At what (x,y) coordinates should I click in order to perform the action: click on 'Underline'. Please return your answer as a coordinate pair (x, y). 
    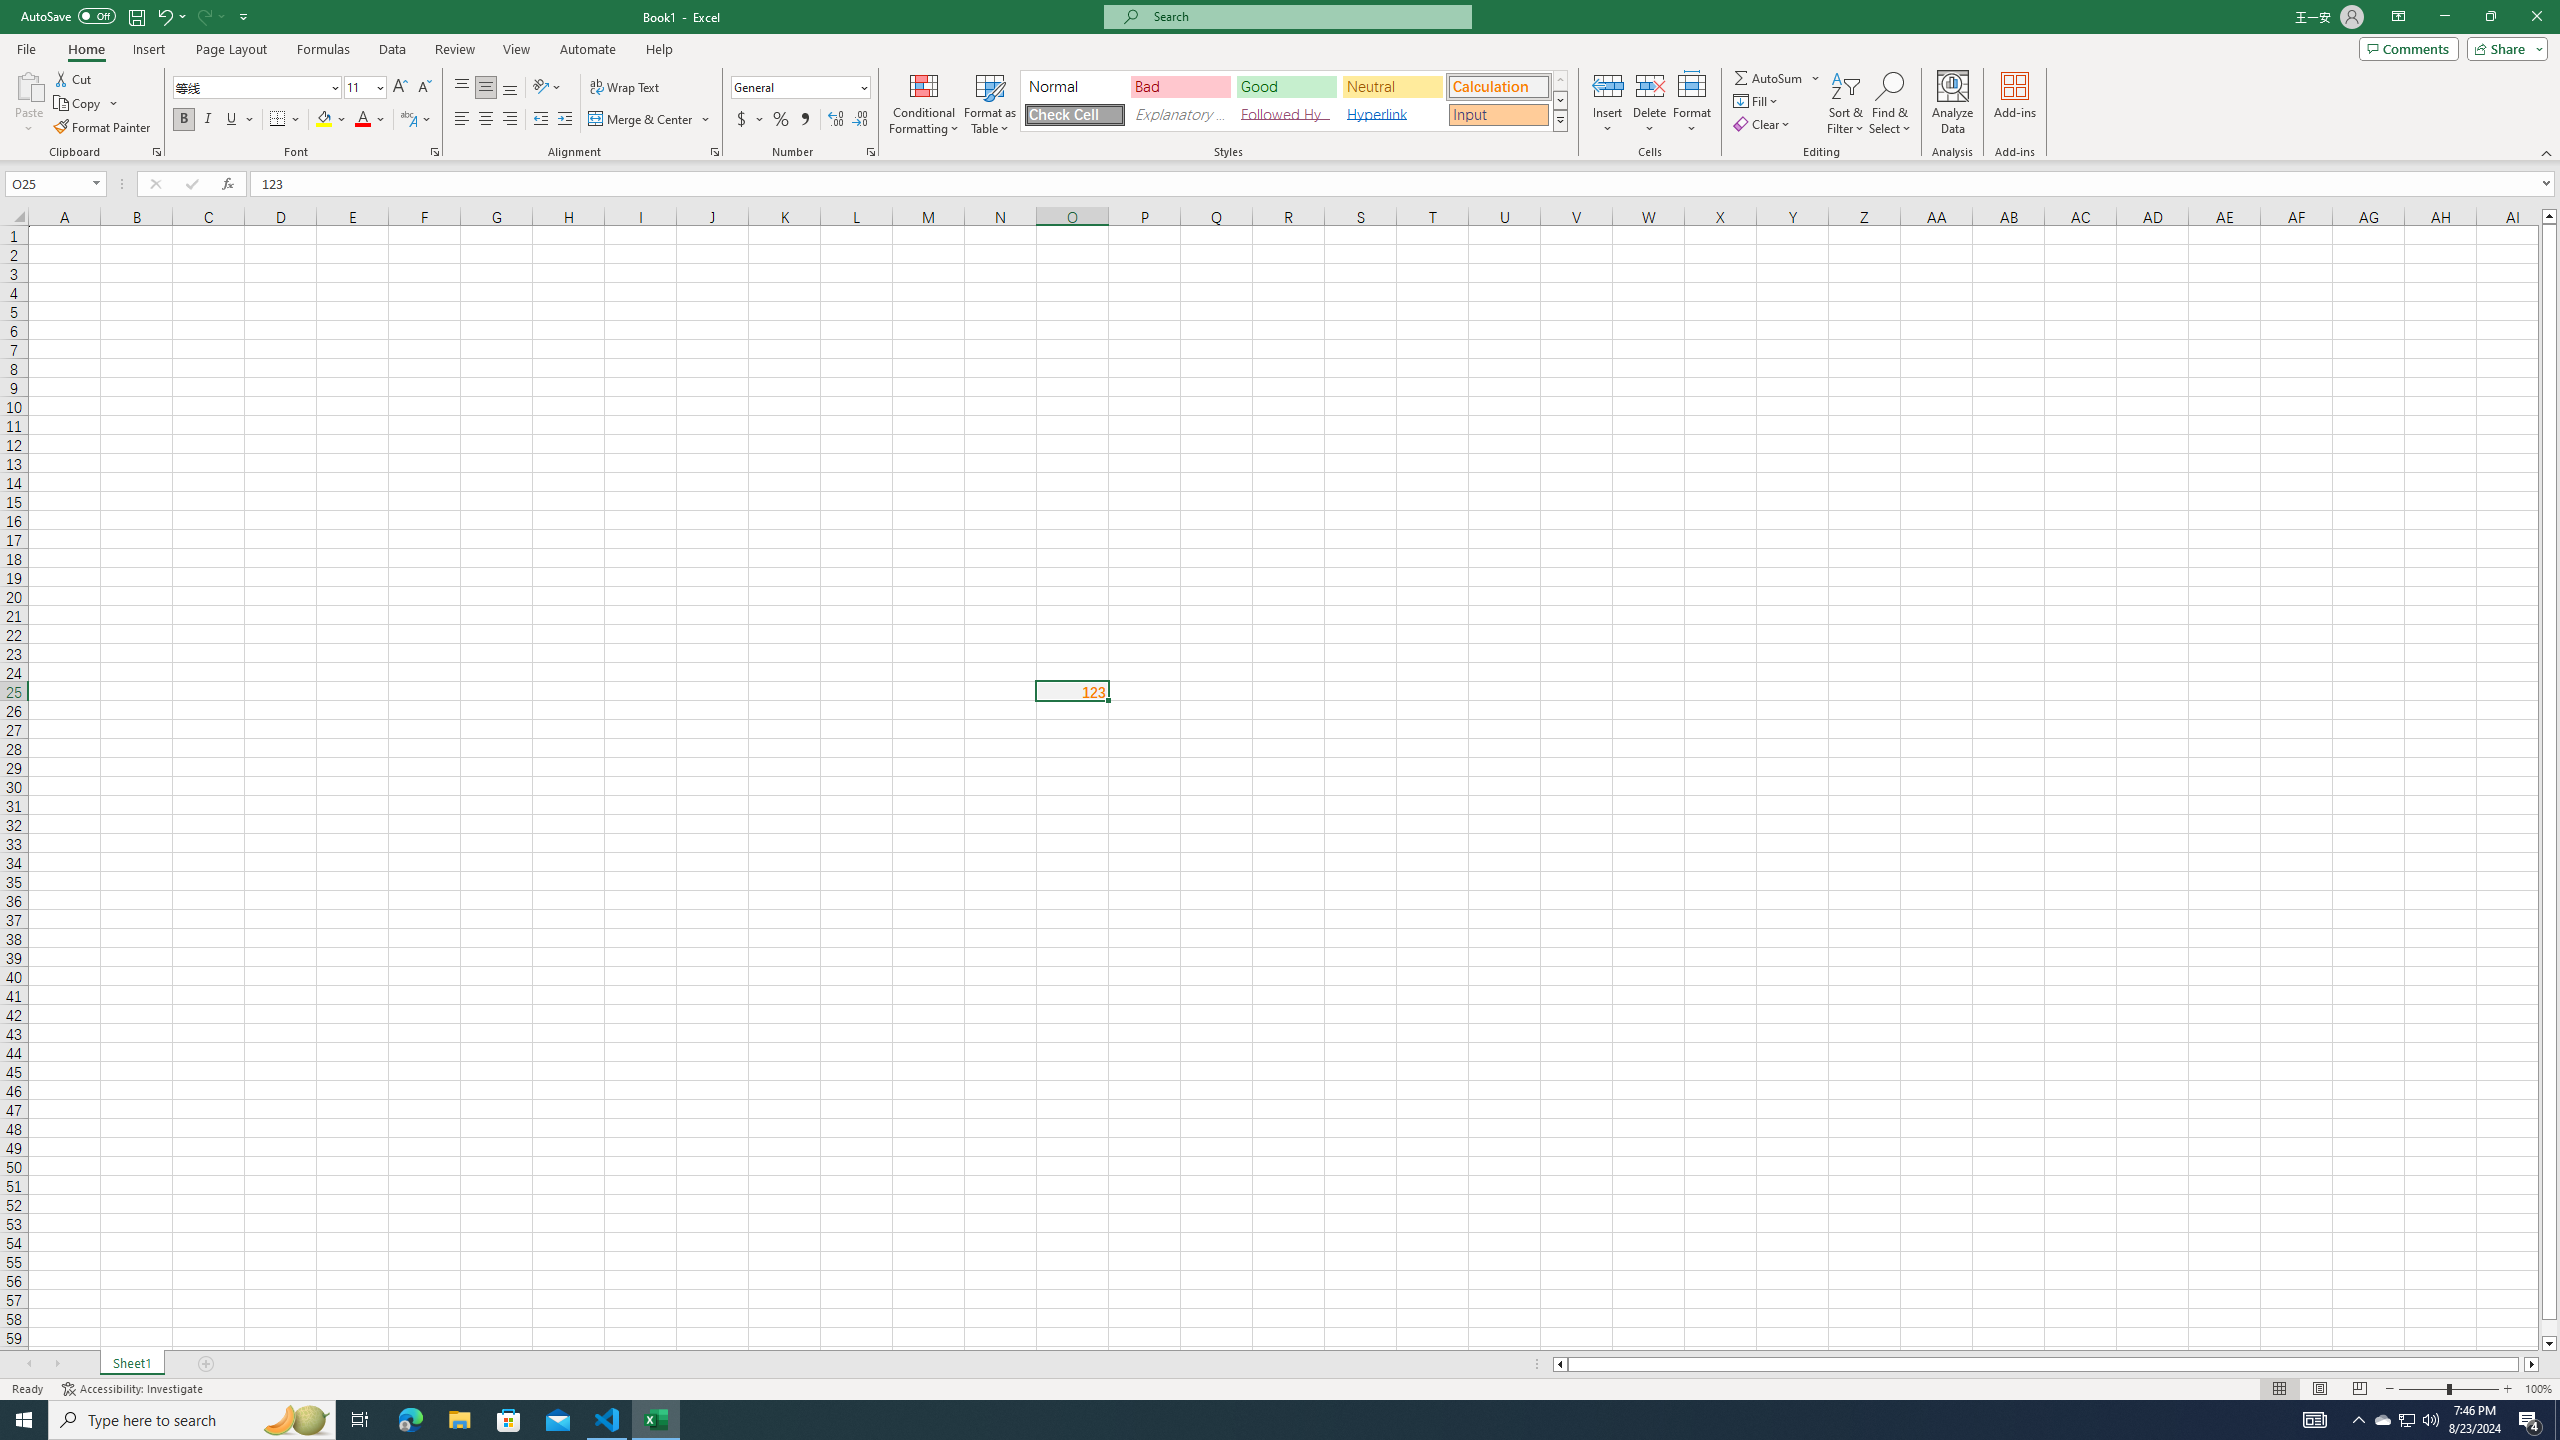
    Looking at the image, I should click on (239, 118).